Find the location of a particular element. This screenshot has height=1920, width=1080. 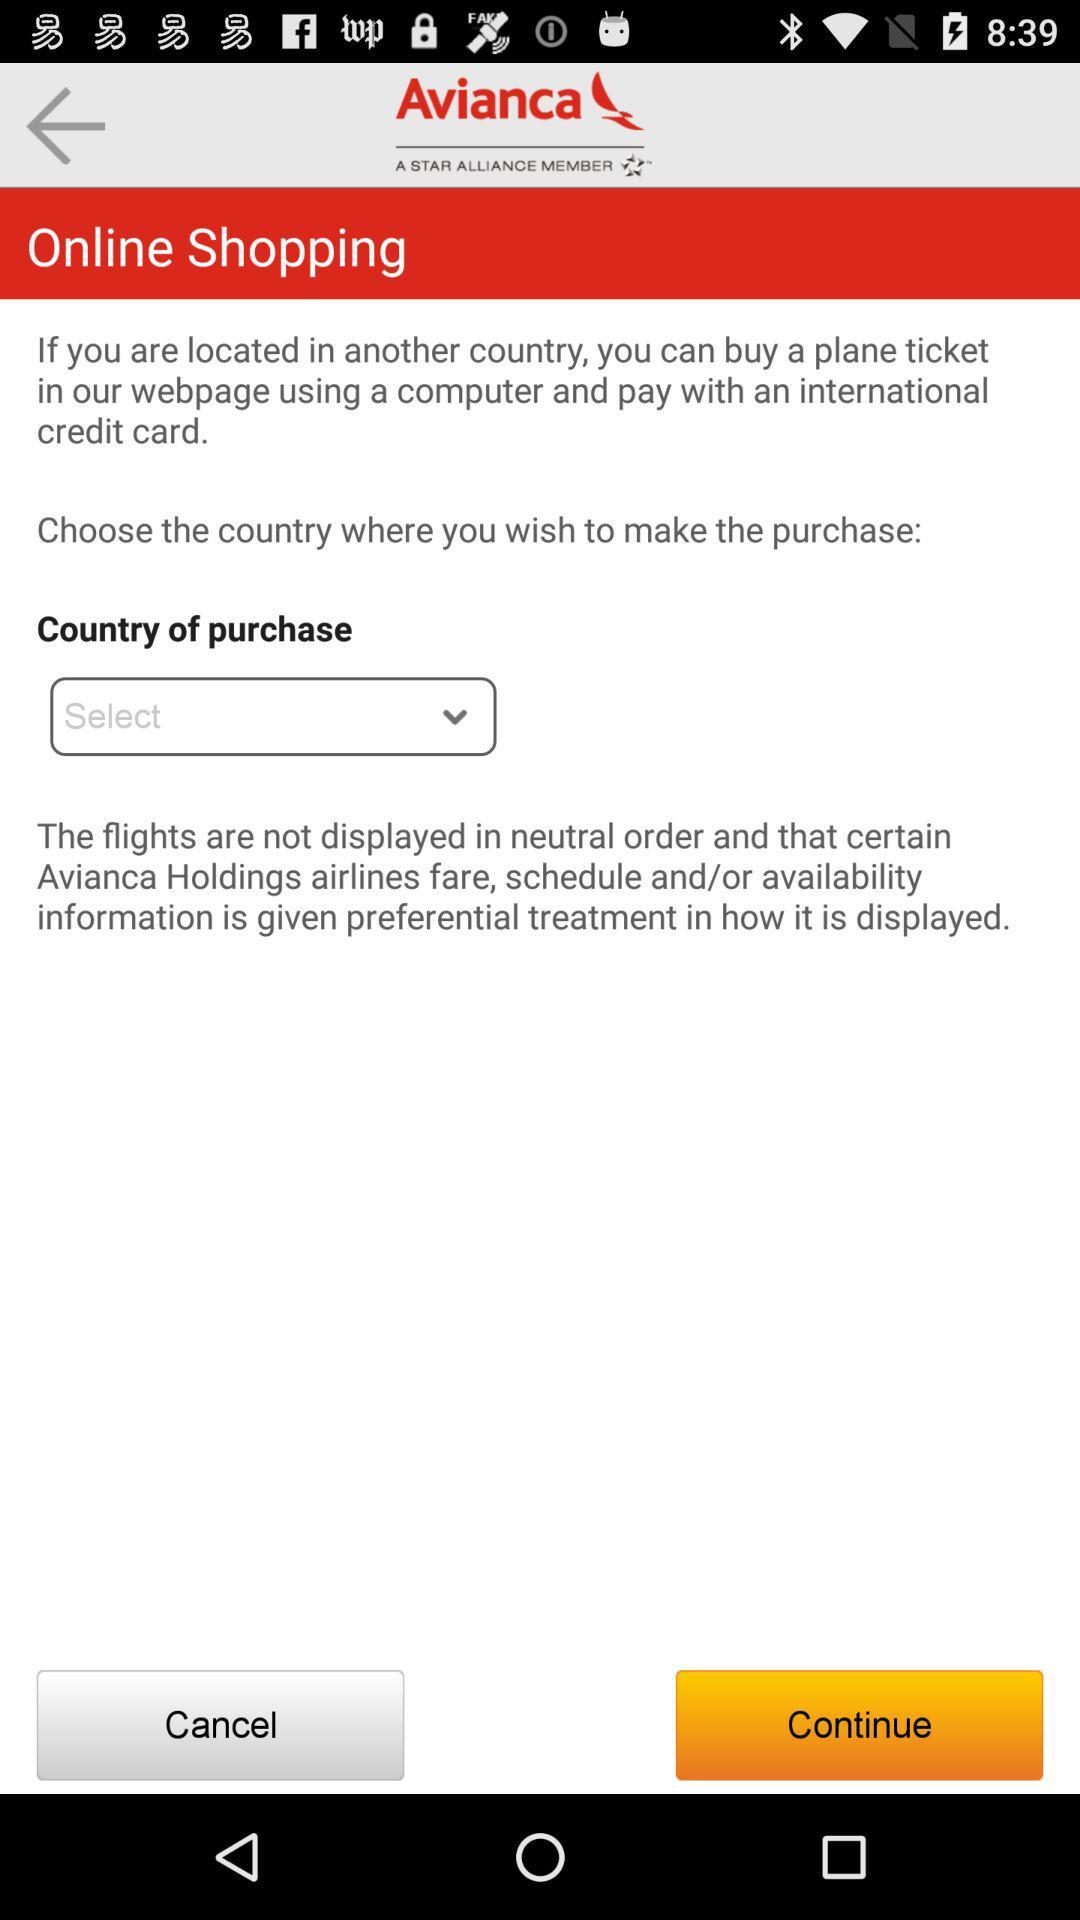

the button at the bottom right corner is located at coordinates (858, 1724).